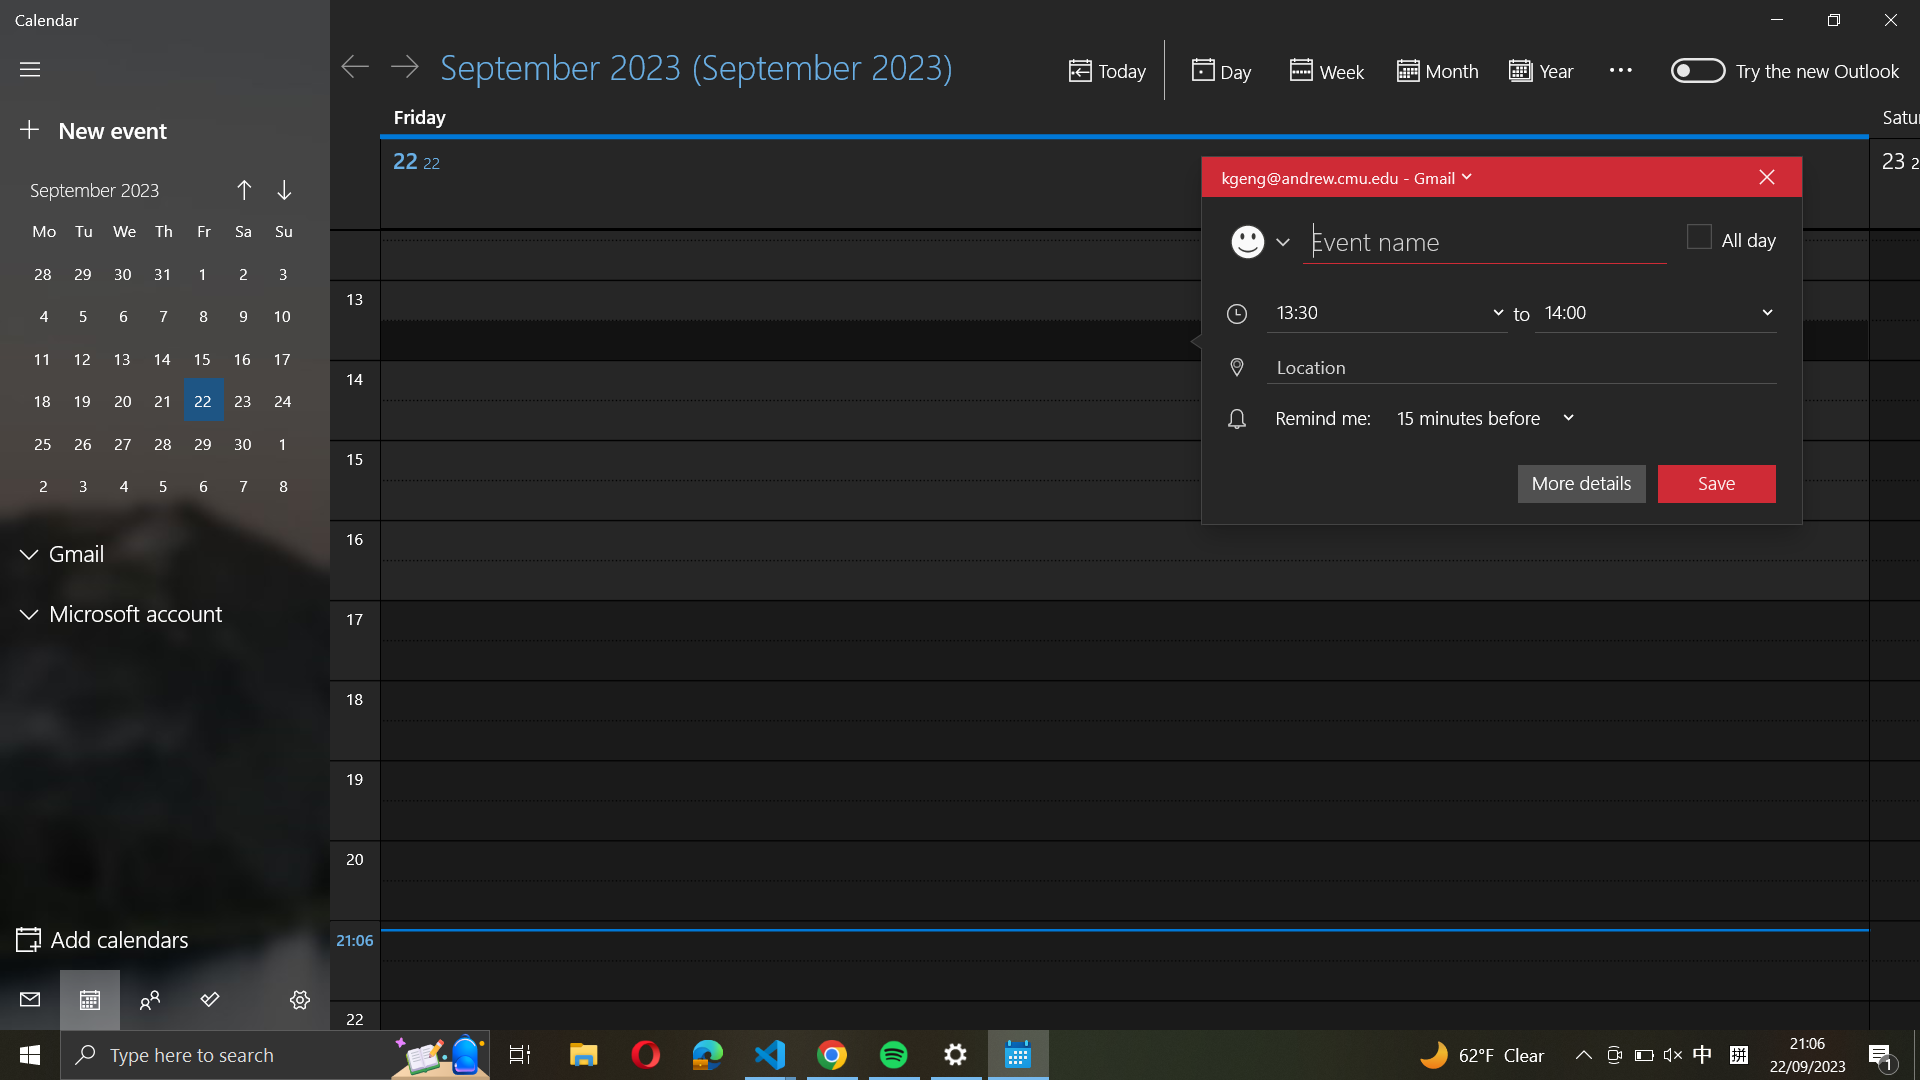 The image size is (1920, 1080). Describe the element at coordinates (403, 65) in the screenshot. I see `Progress to the day after on the calendar` at that location.